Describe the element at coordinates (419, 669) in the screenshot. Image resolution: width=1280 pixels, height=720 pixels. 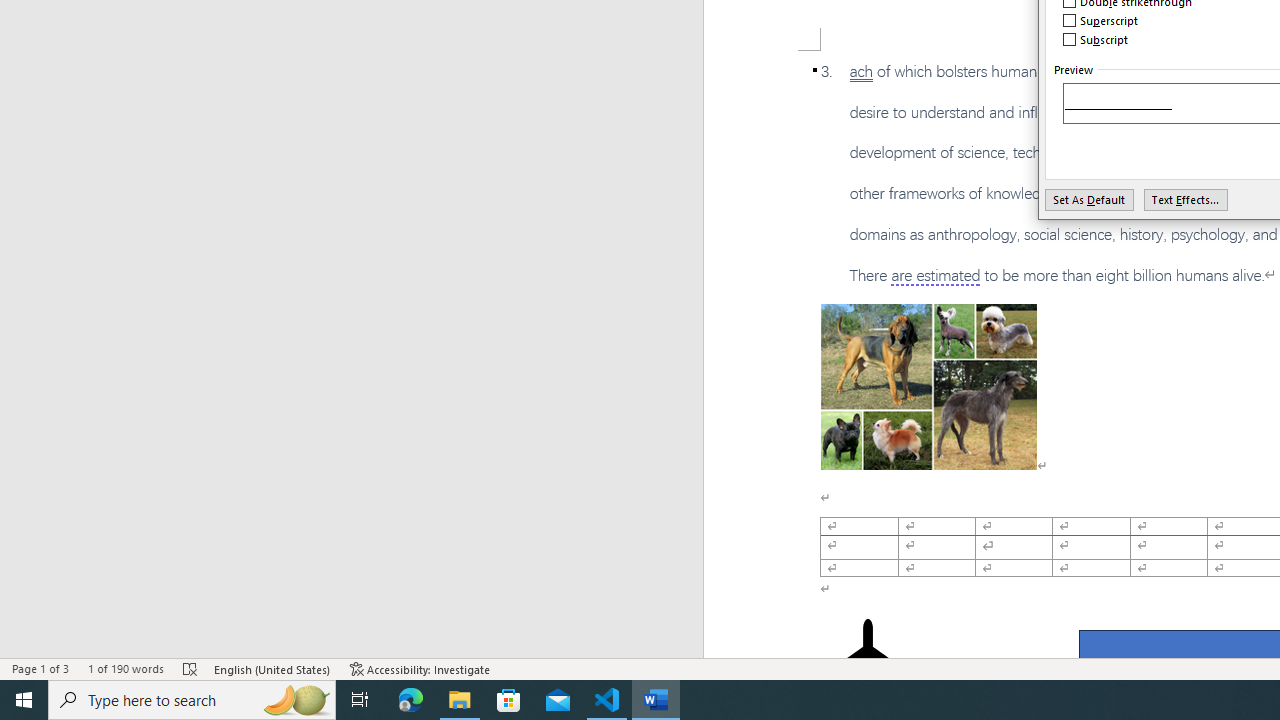
I see `'Accessibility Checker Accessibility: Investigate'` at that location.